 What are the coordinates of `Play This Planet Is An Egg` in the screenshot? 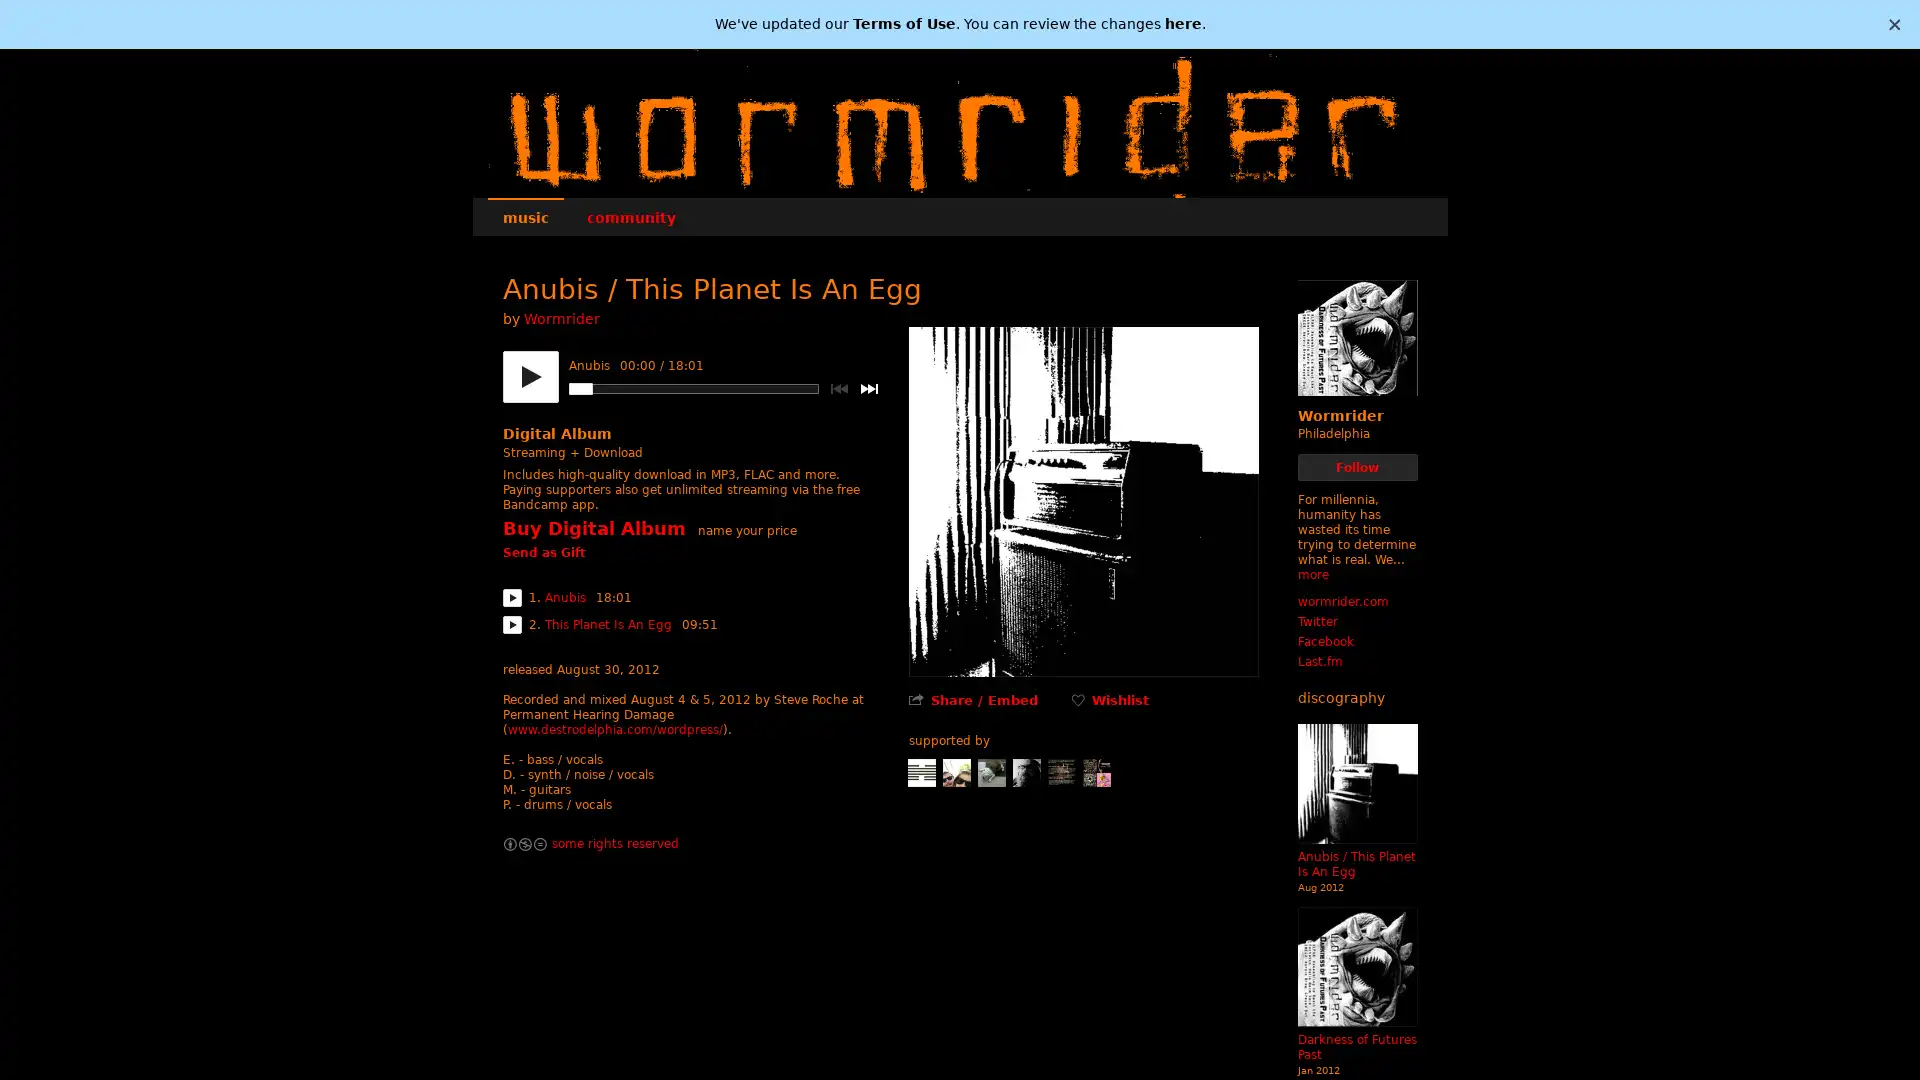 It's located at (511, 623).